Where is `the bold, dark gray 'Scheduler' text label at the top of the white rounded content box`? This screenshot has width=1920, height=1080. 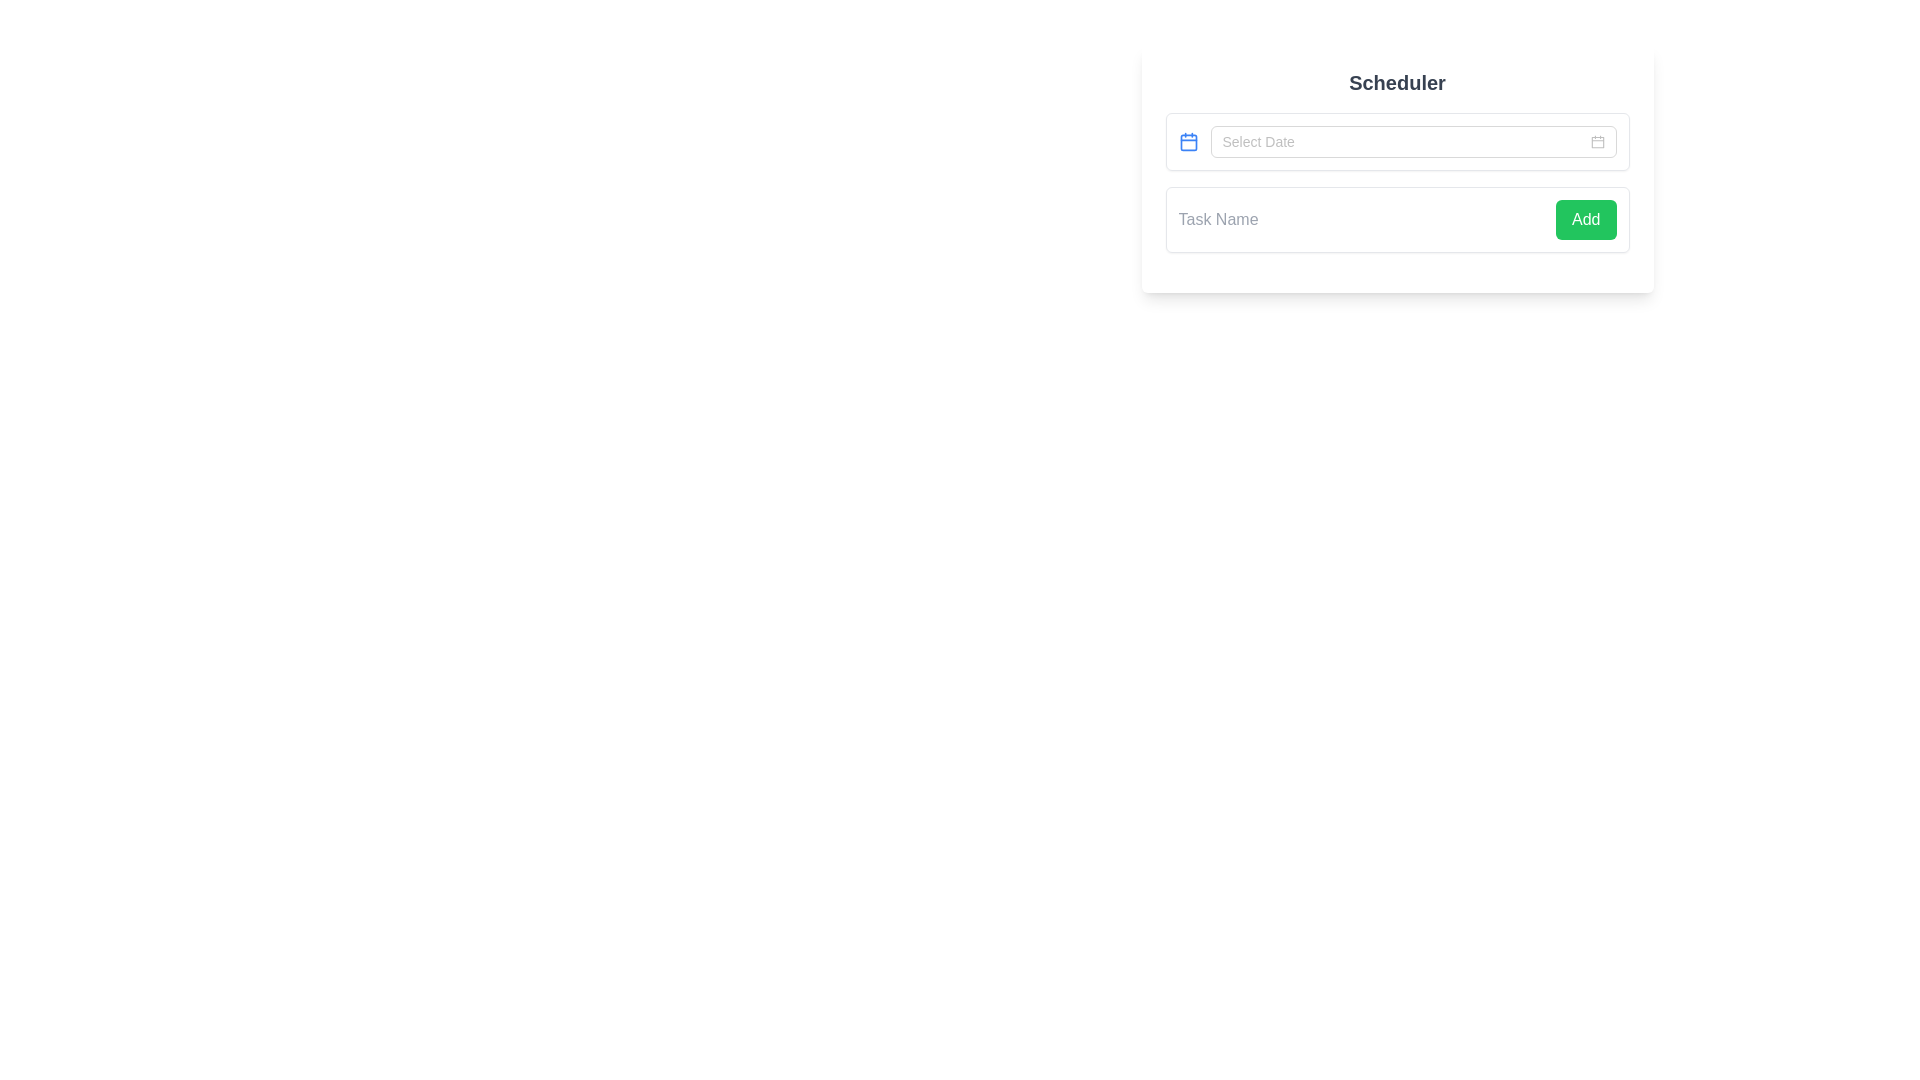
the bold, dark gray 'Scheduler' text label at the top of the white rounded content box is located at coordinates (1396, 82).